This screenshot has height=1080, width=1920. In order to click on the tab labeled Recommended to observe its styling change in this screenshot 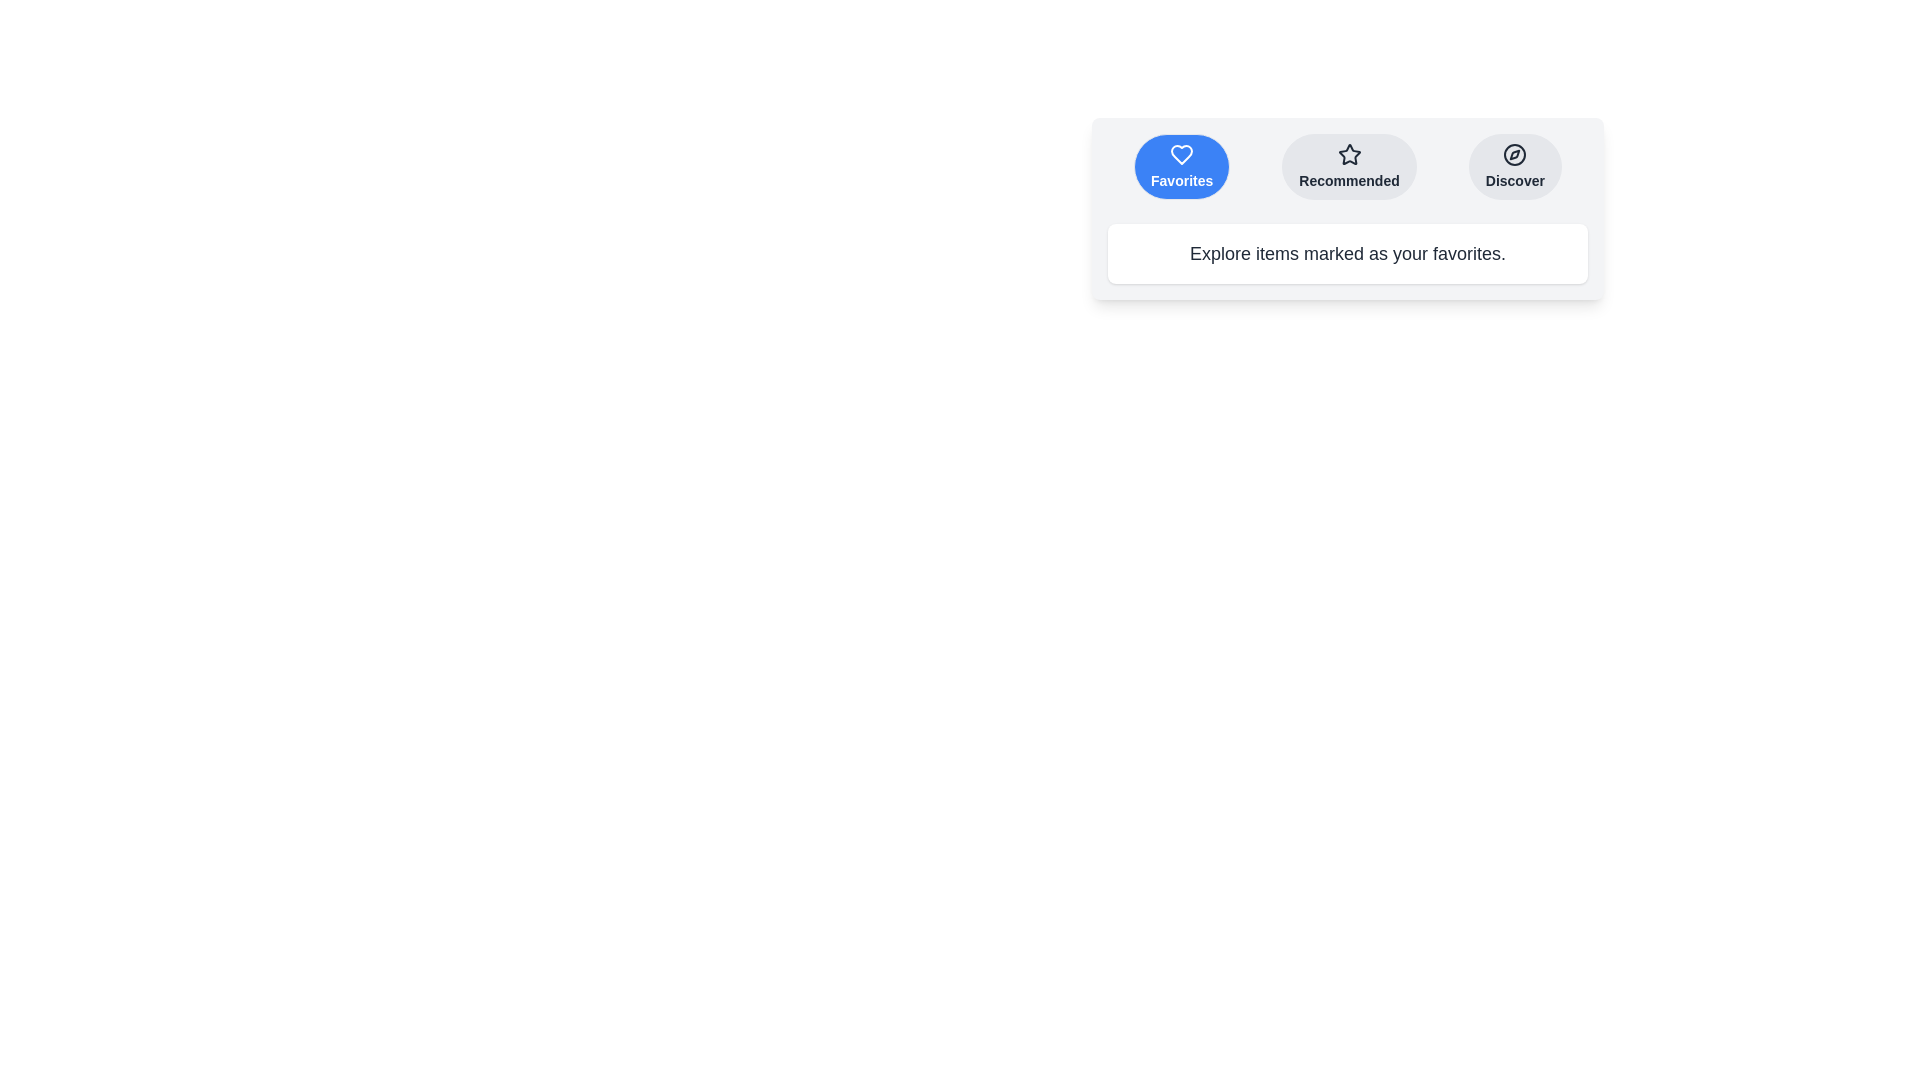, I will do `click(1349, 165)`.